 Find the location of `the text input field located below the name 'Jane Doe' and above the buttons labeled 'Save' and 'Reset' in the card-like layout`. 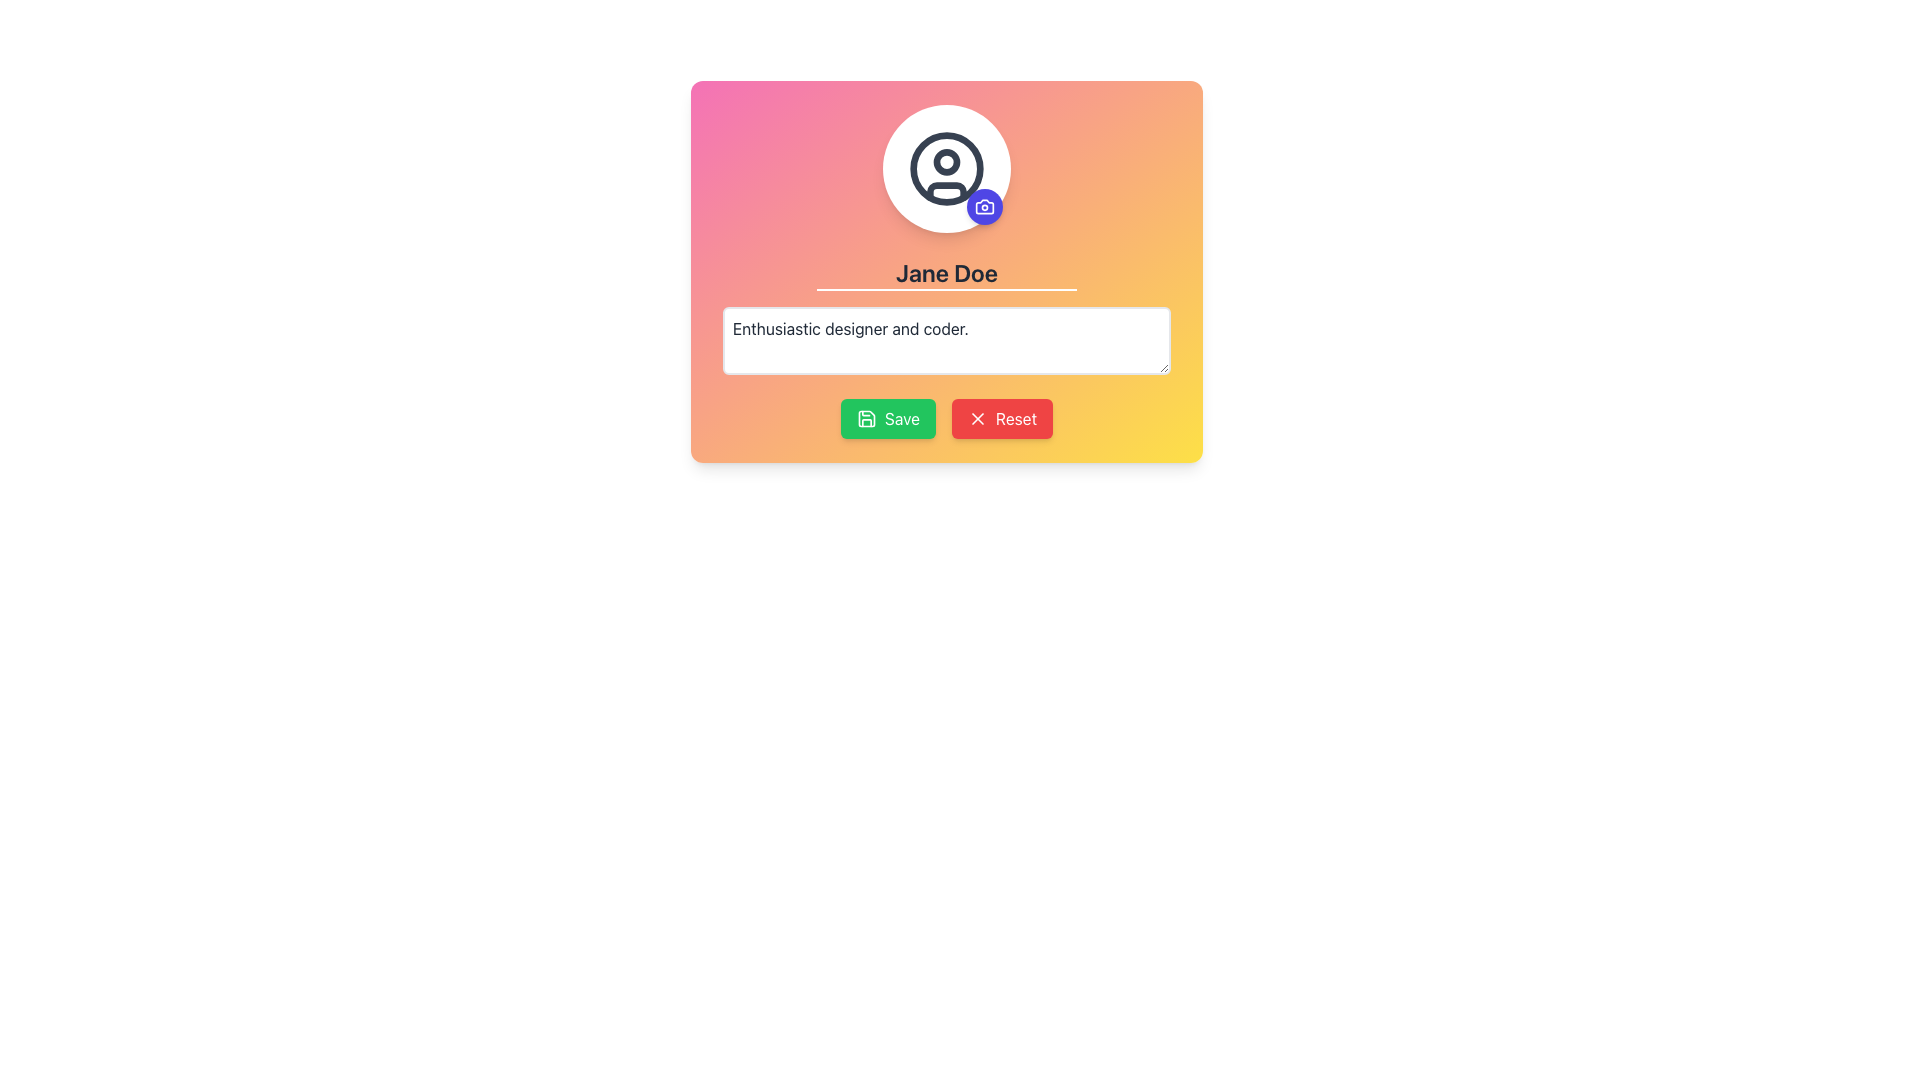

the text input field located below the name 'Jane Doe' and above the buttons labeled 'Save' and 'Reset' in the card-like layout is located at coordinates (945, 339).